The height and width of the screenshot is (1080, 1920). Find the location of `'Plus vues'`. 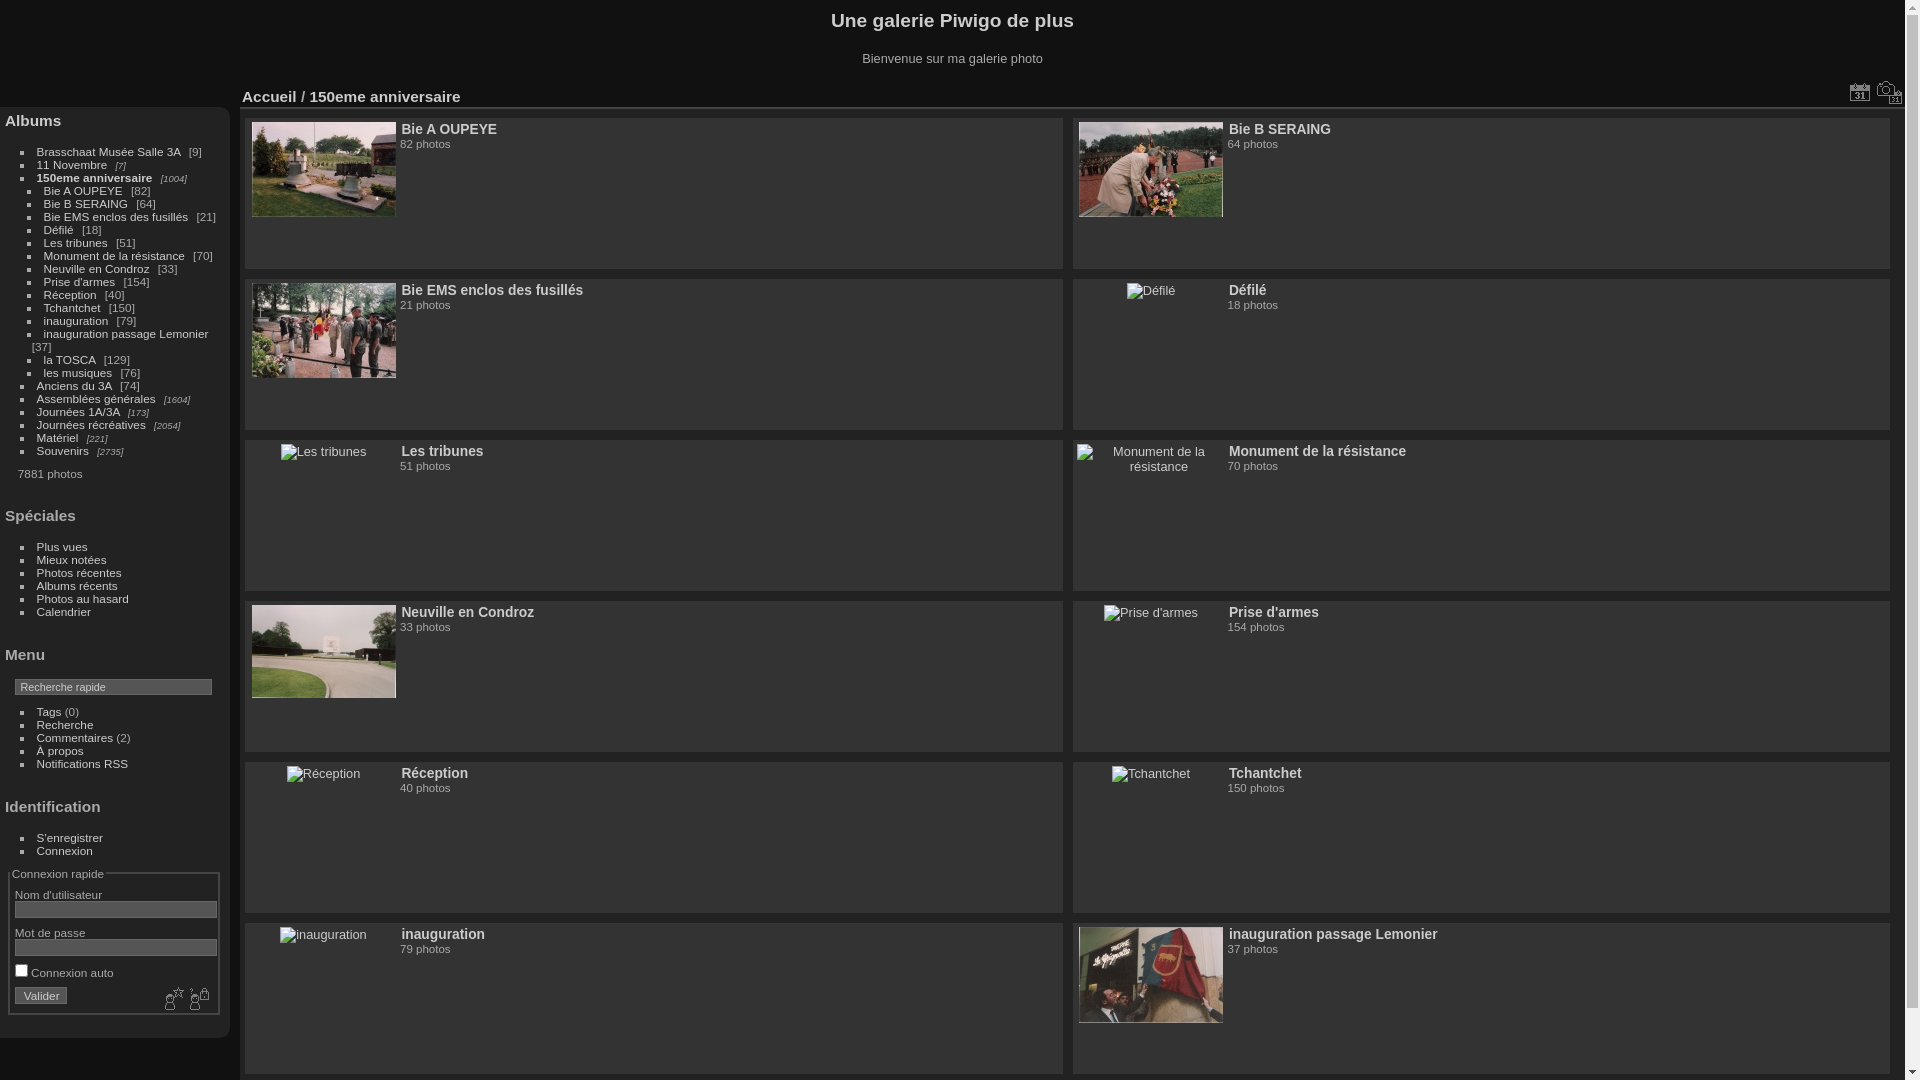

'Plus vues' is located at coordinates (62, 546).